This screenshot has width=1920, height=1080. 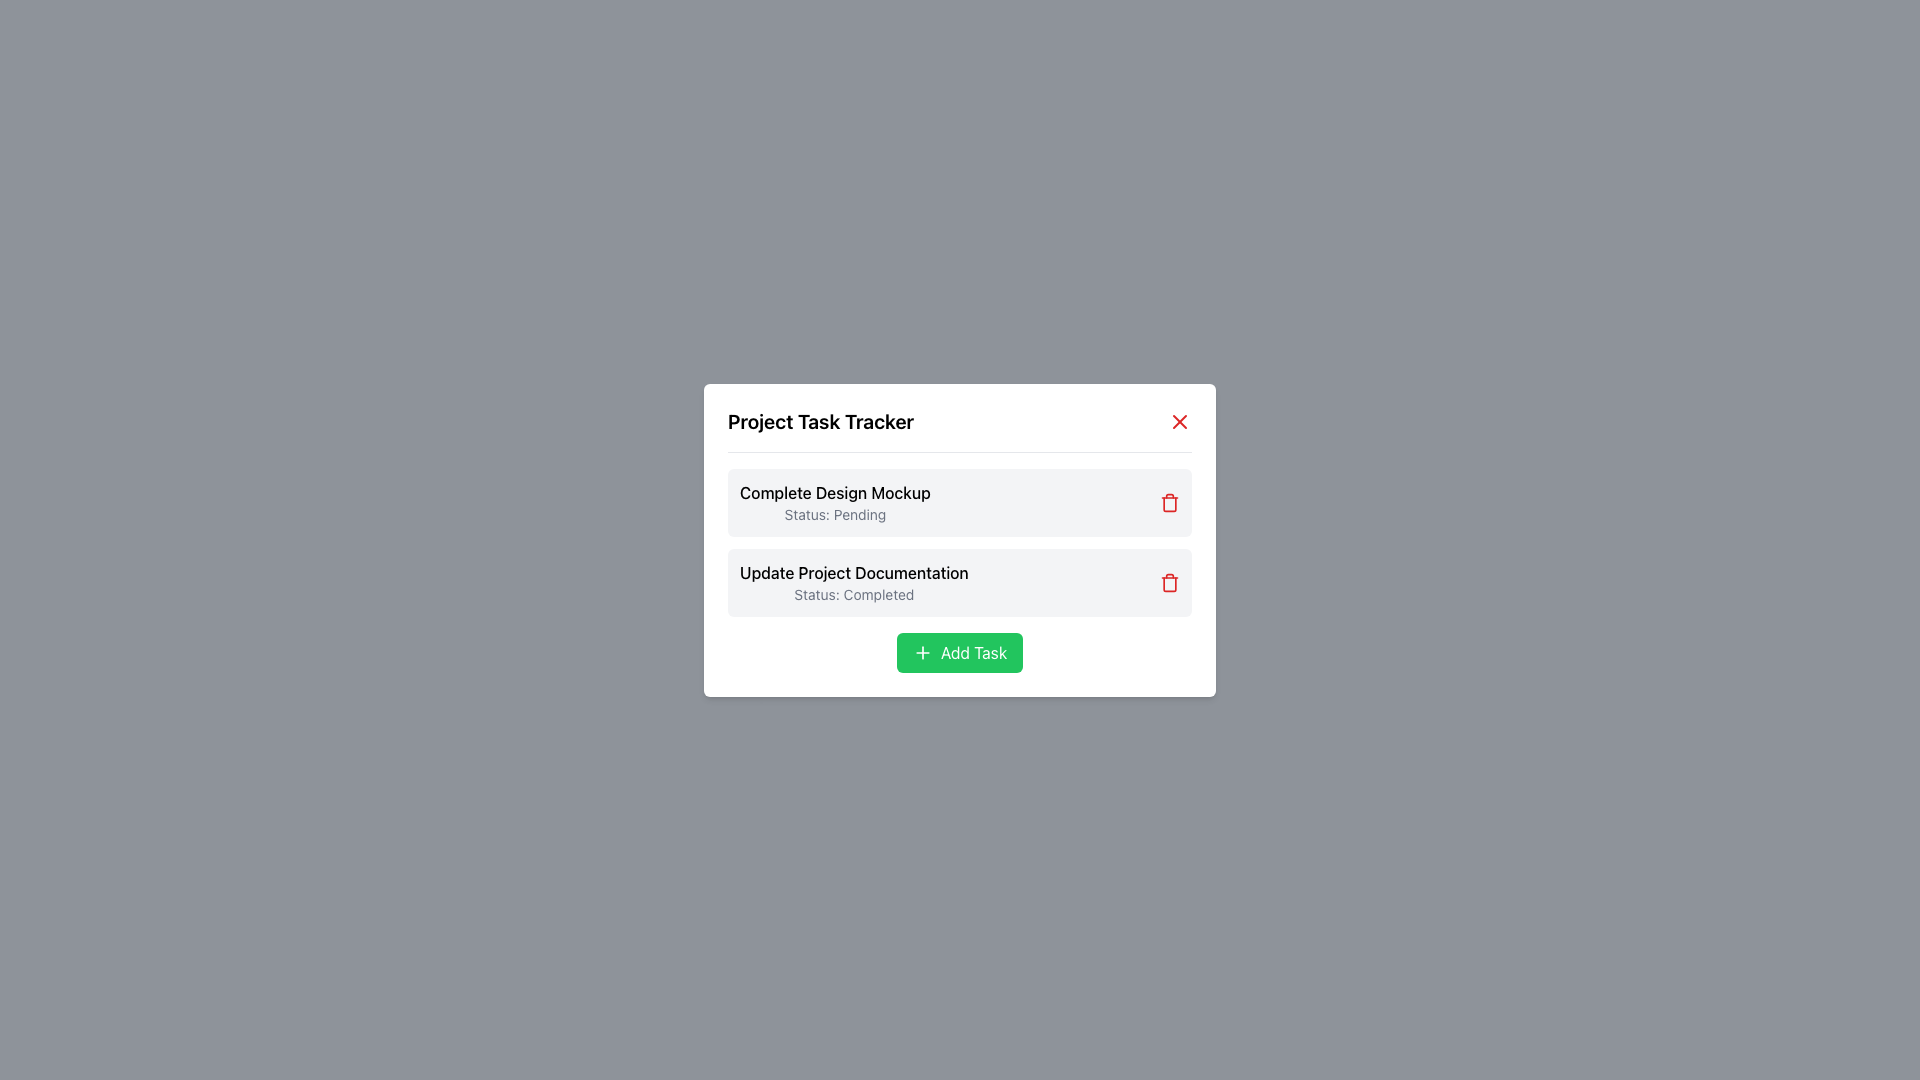 I want to click on the 'Add New Task' button located at the bottom center of the 'Project Task Tracker' module, so click(x=960, y=651).